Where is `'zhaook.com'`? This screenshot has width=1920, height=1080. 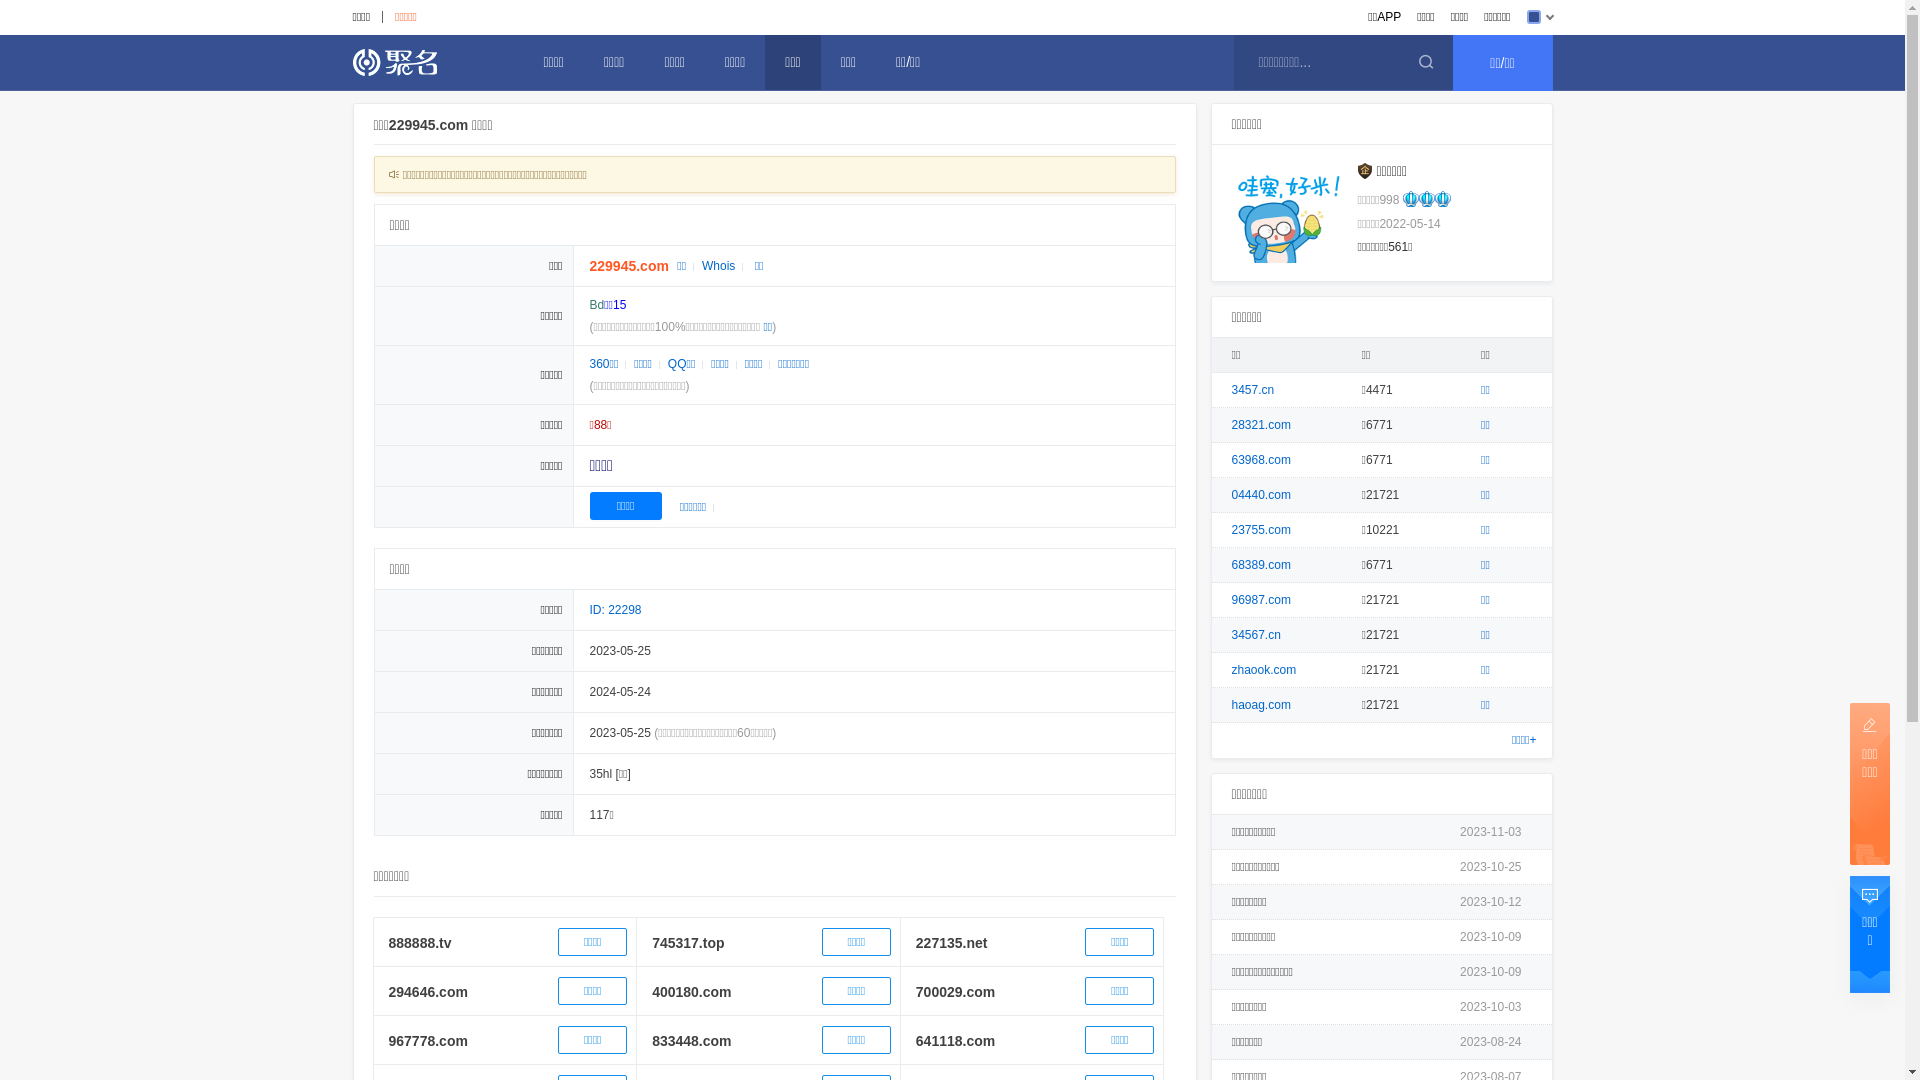 'zhaook.com' is located at coordinates (1263, 670).